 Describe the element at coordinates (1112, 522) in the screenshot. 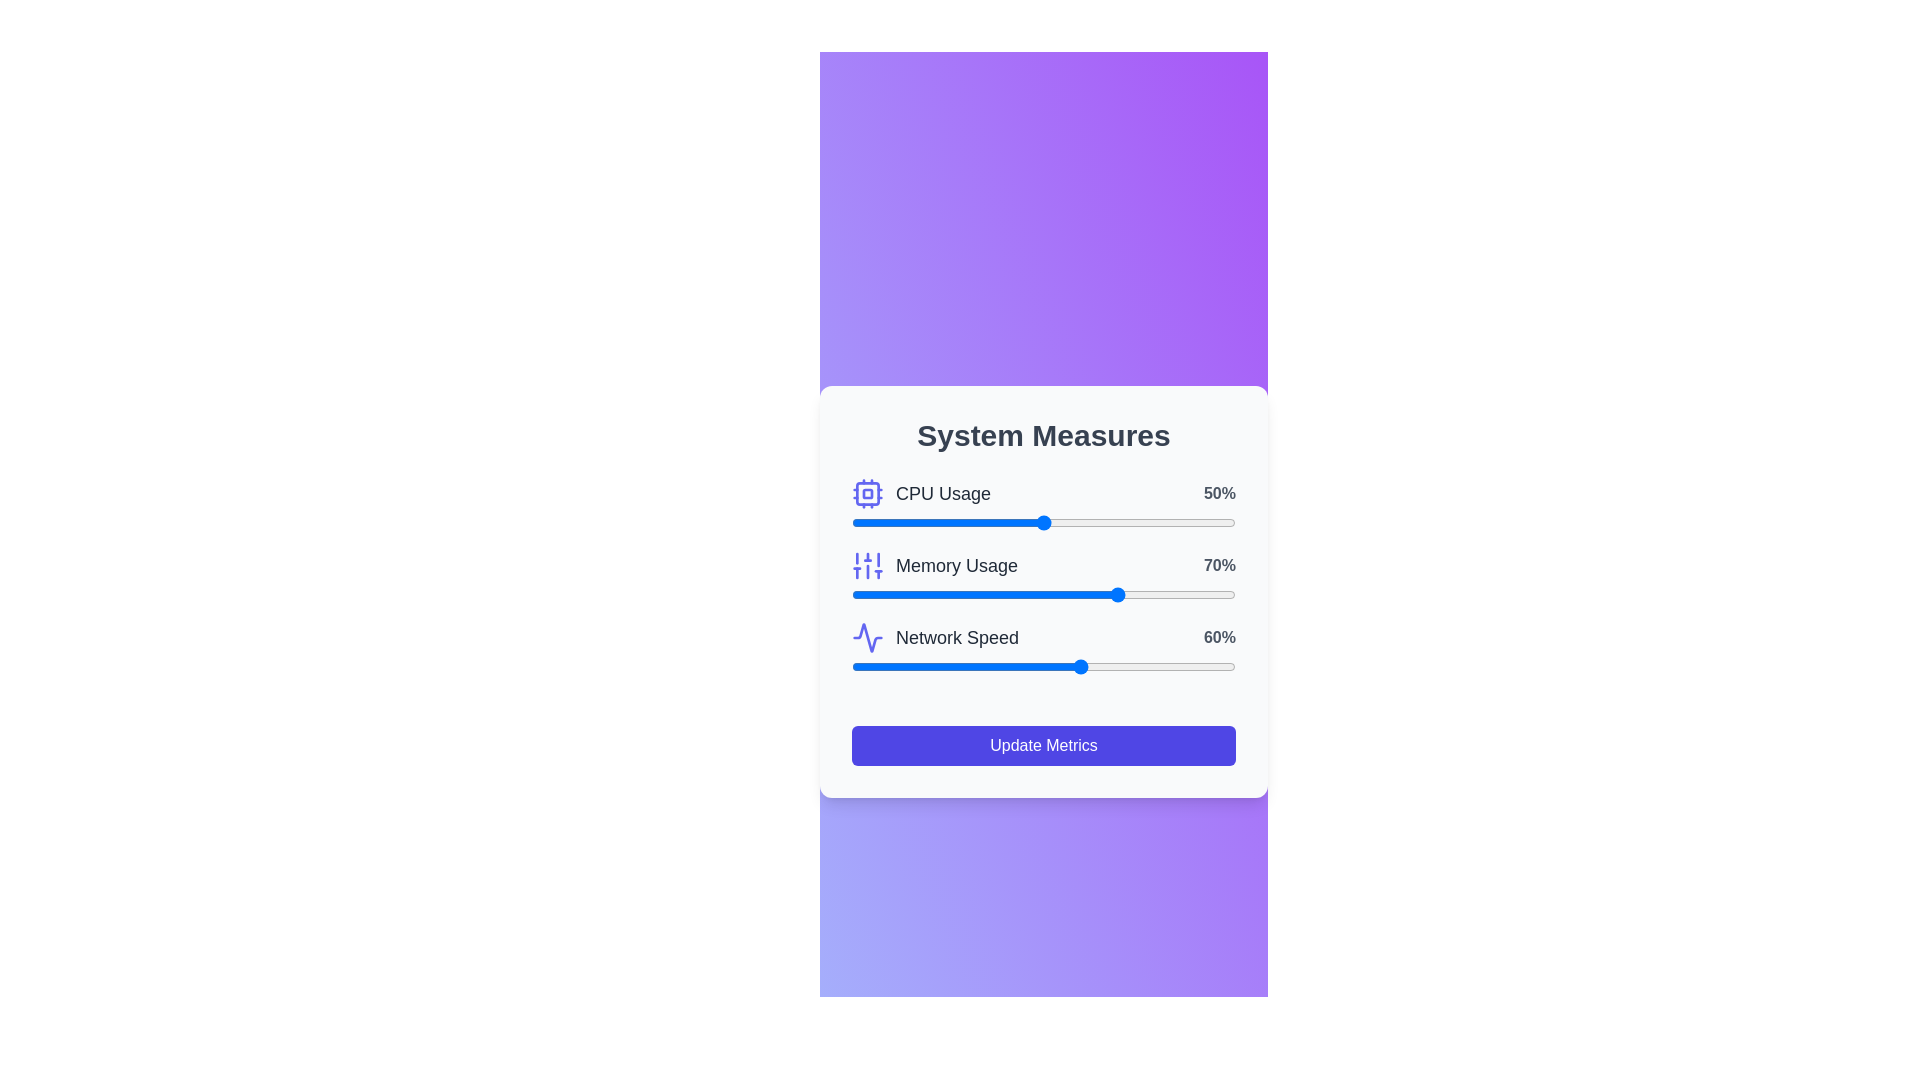

I see `the CPU Usage slider to set the usage to 68%` at that location.